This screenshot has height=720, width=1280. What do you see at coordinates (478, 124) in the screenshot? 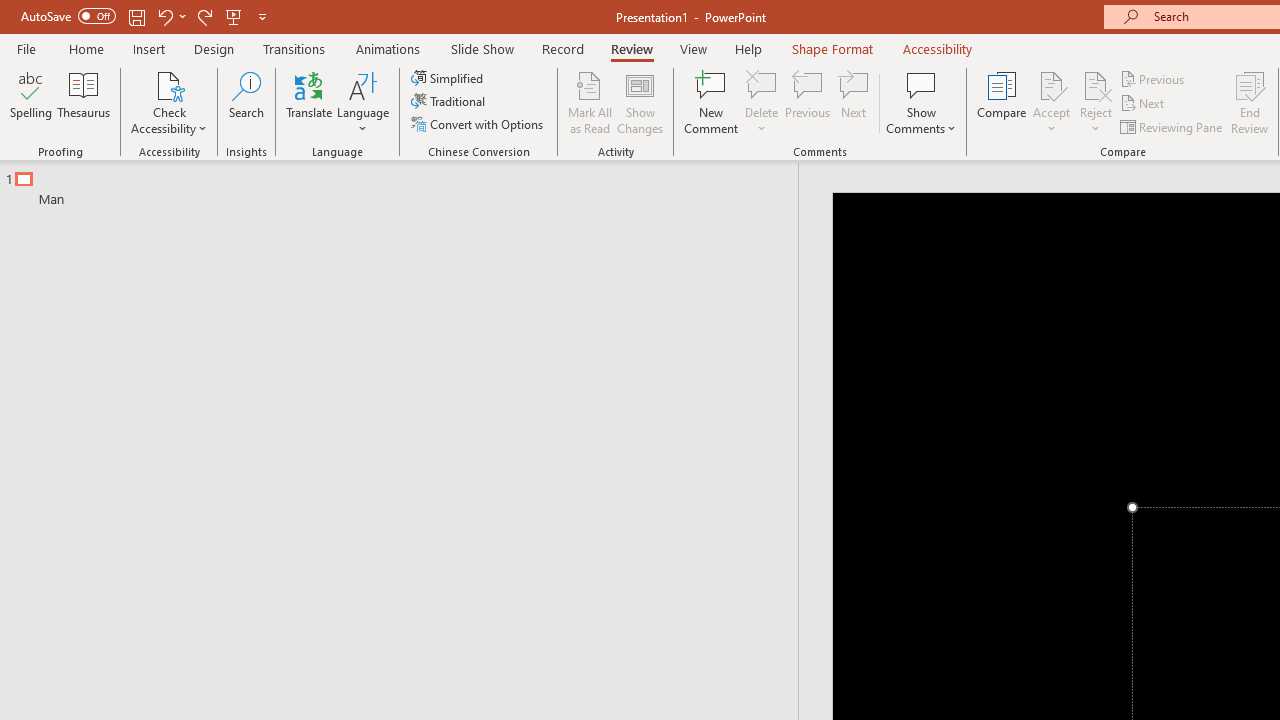
I see `'Convert with Options...'` at bounding box center [478, 124].